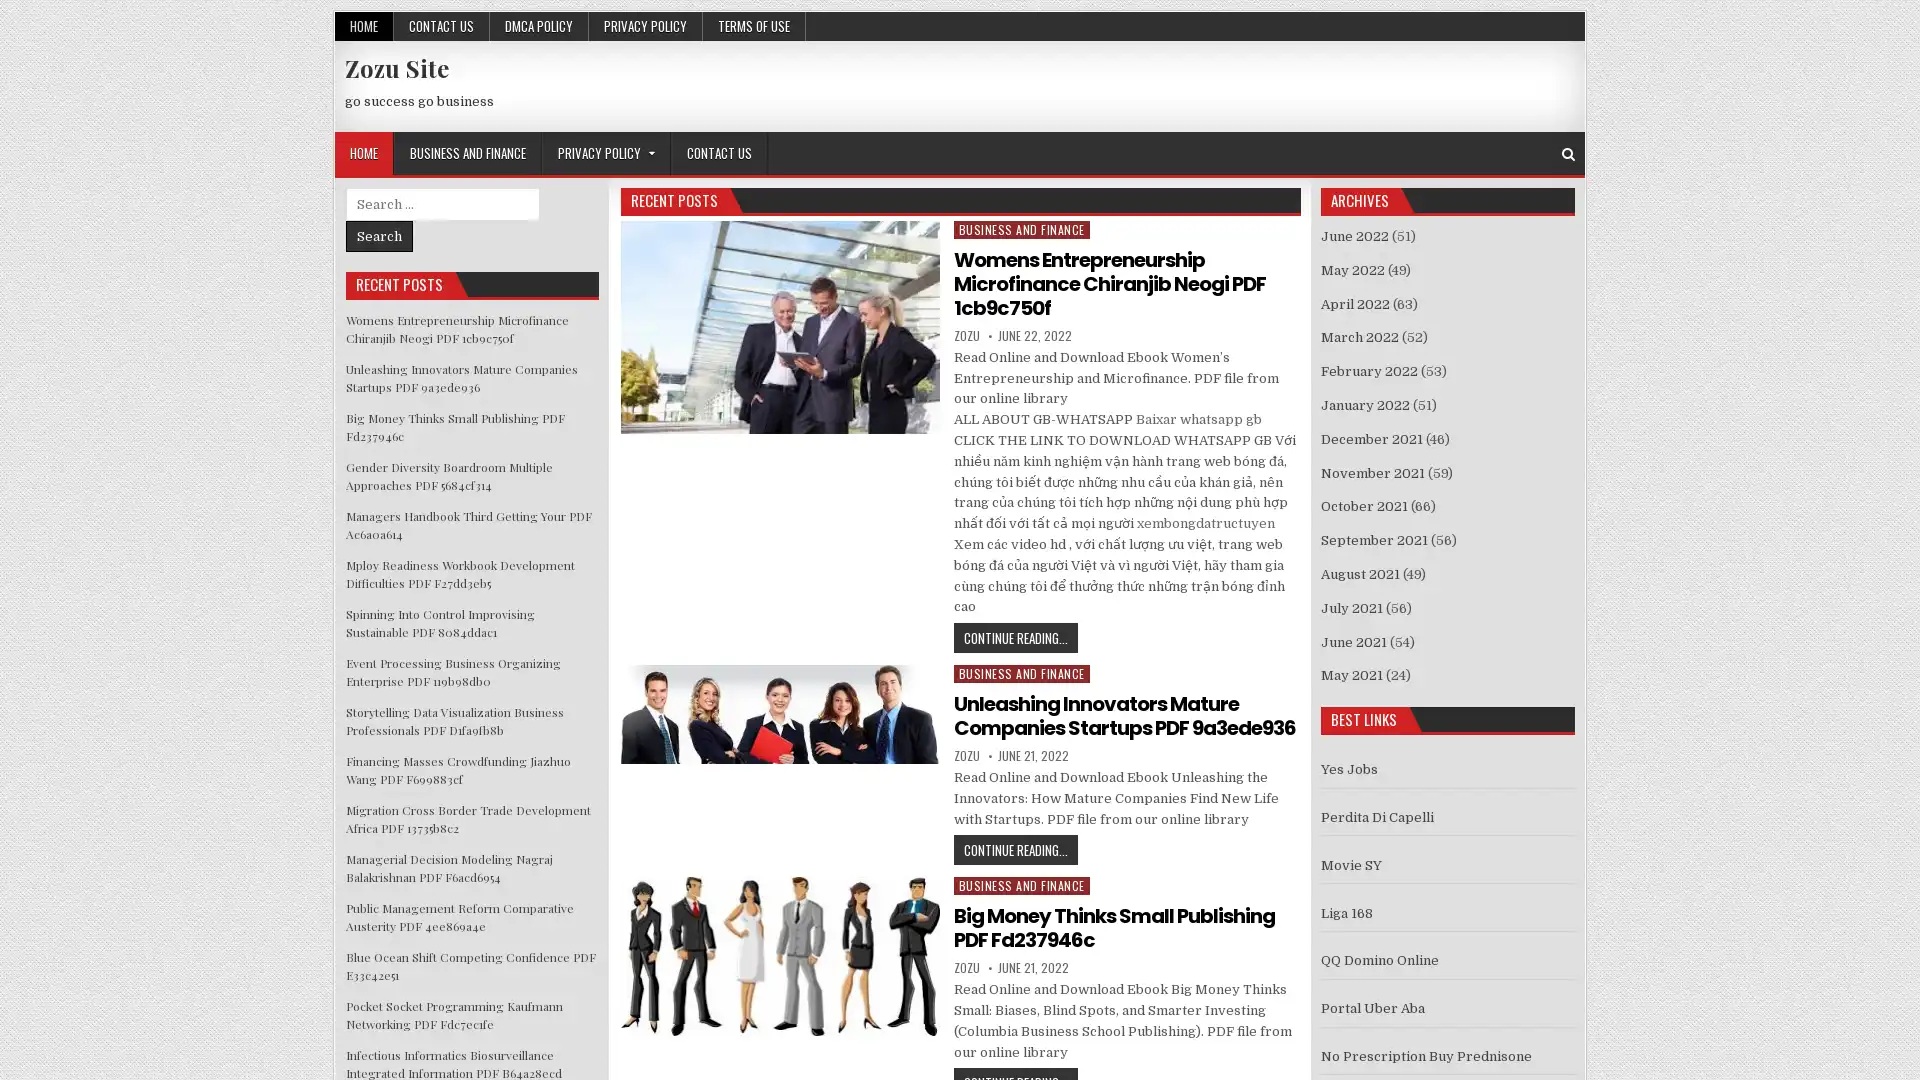  I want to click on Search, so click(378, 235).